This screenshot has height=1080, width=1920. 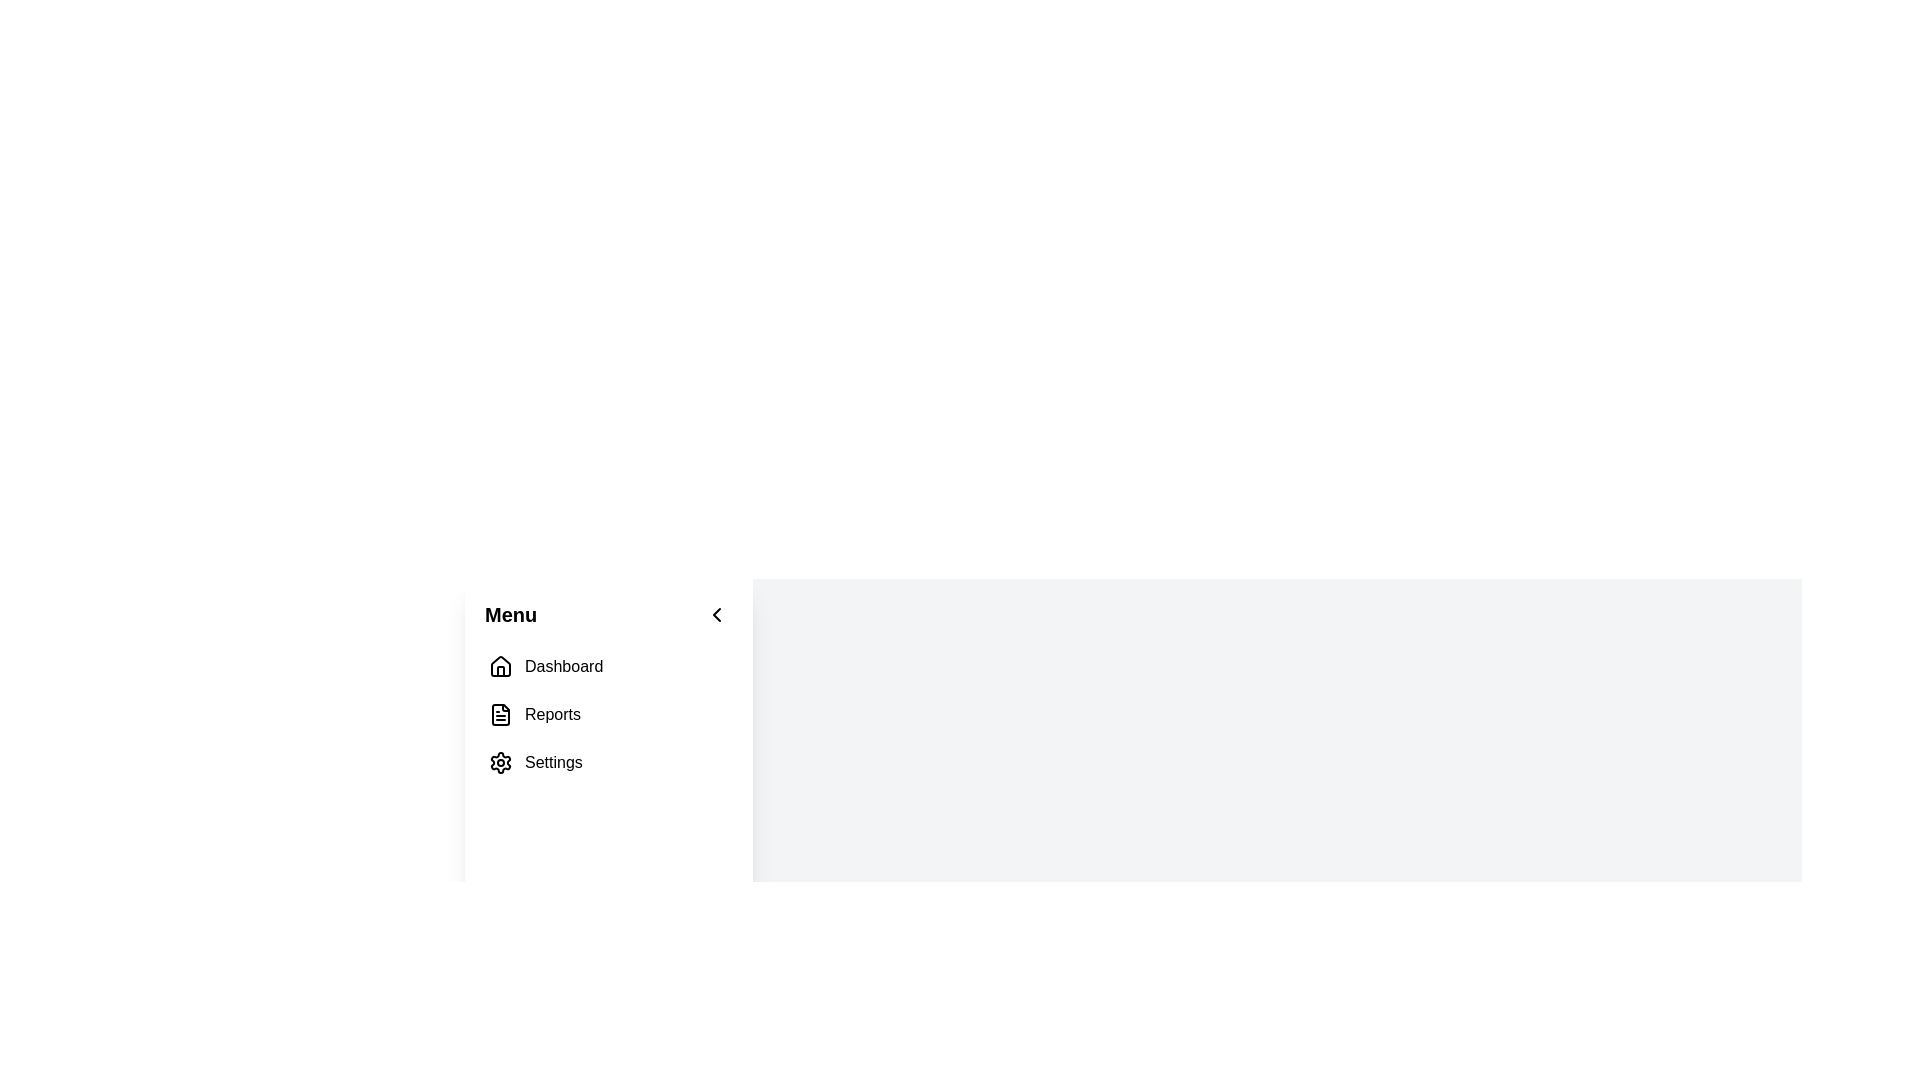 I want to click on the left arrow icon within the circular button located in the top-right corner of the menu panel, so click(x=716, y=613).